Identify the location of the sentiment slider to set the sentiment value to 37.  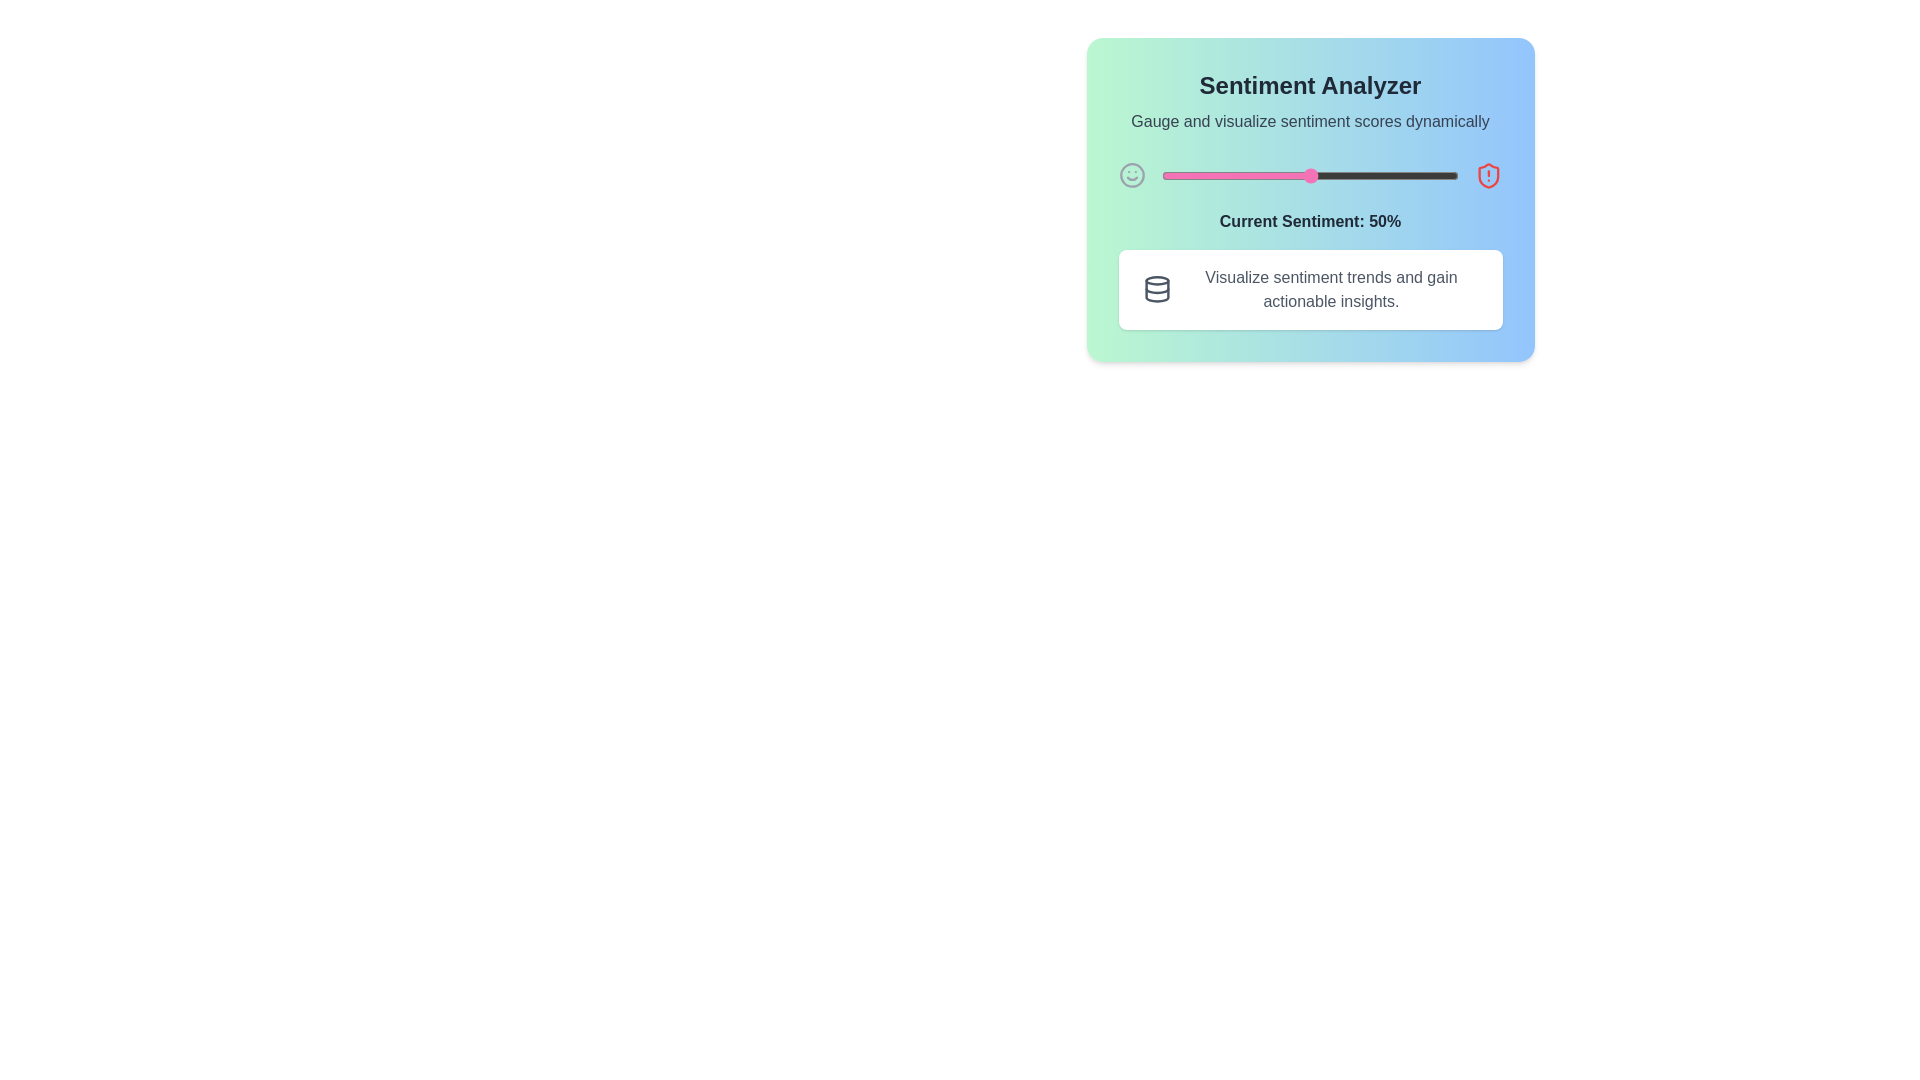
(1271, 175).